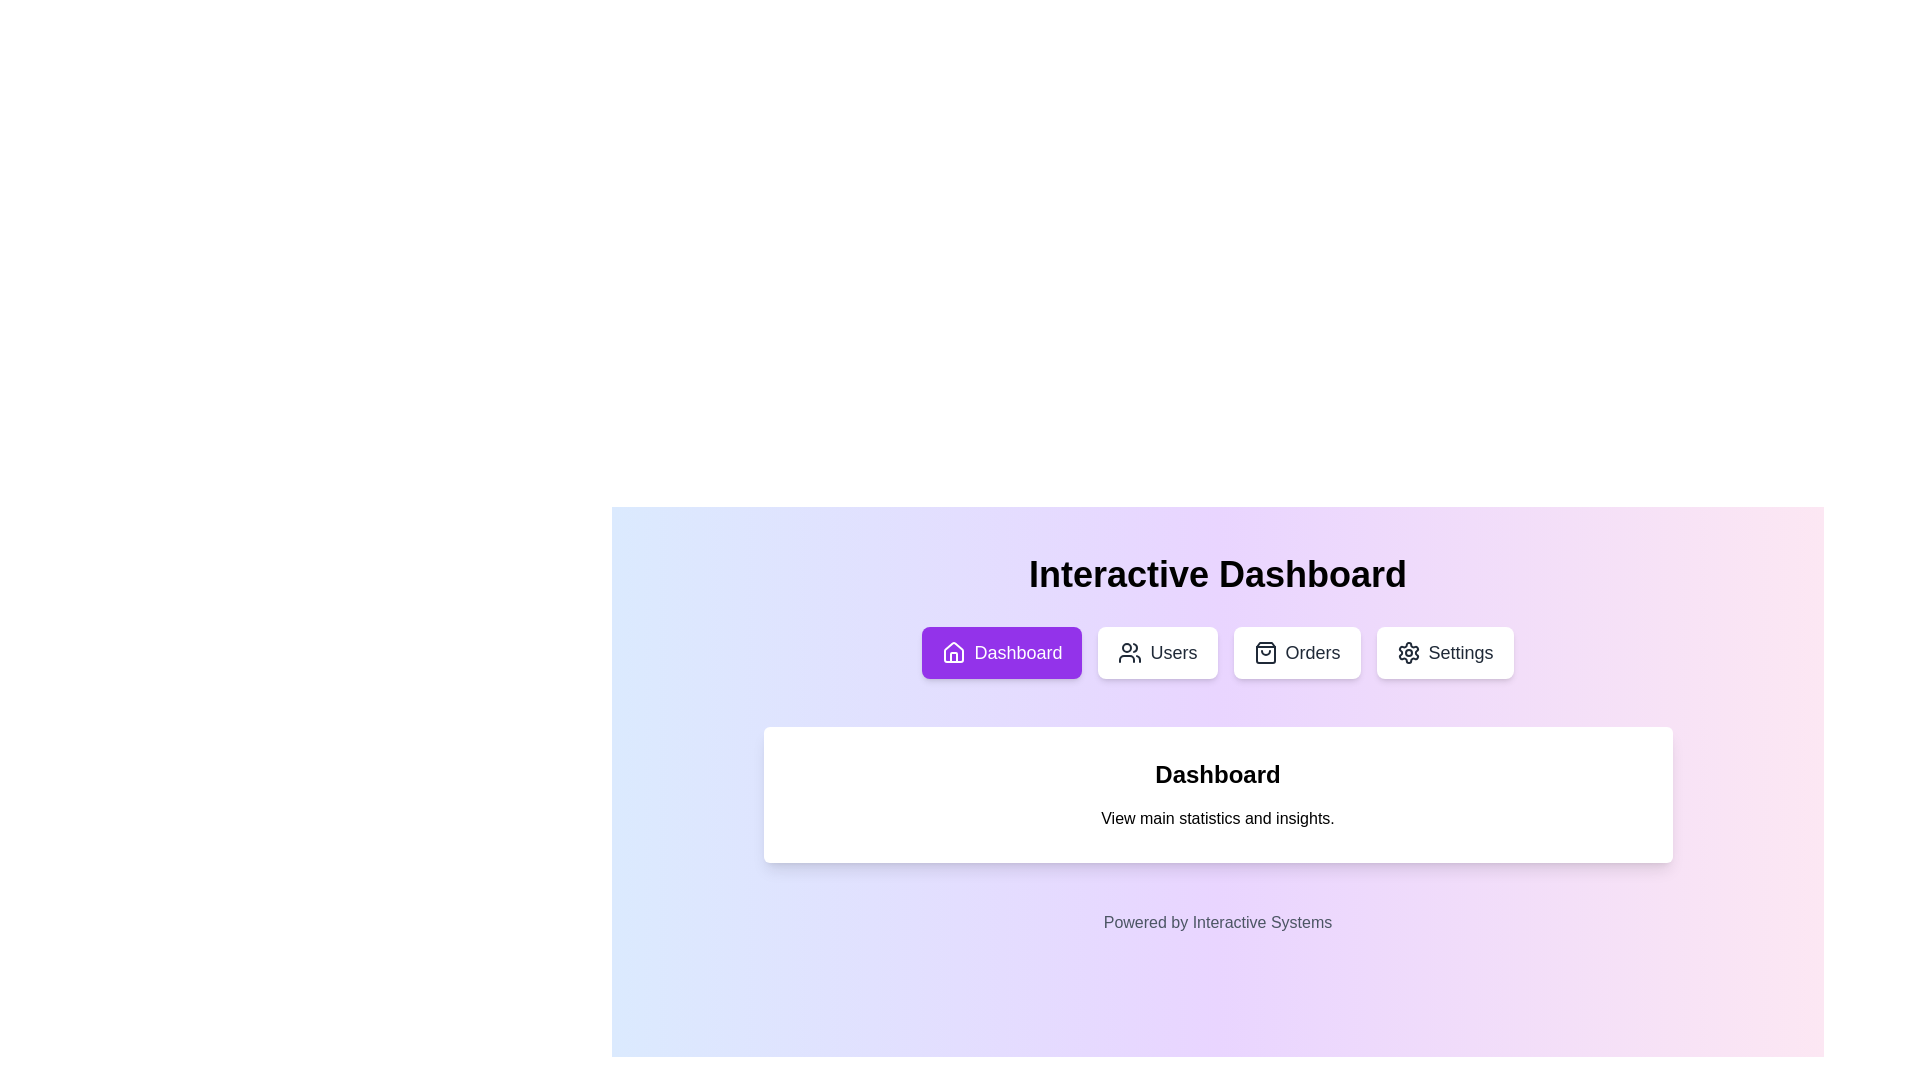  What do you see at coordinates (1217, 774) in the screenshot?
I see `the bold, large-font text label displaying 'Dashboard', which serves as the prominent title at the top of its section` at bounding box center [1217, 774].